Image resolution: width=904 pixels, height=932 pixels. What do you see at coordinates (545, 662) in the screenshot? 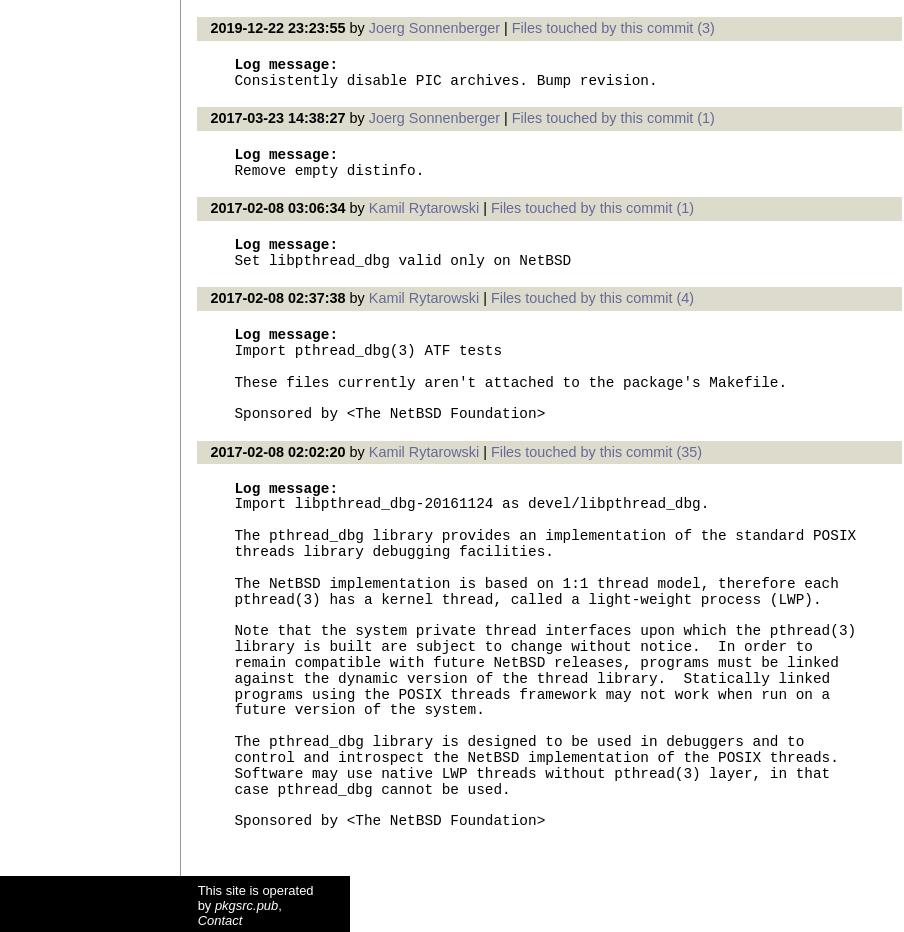
I see `'Import libpthread_dbg-20161124 as devel/libpthread_dbg.

The pthread_dbg library provides an implementation of the standard POSIX
threads library debugging facilities.

The NetBSD implementation is based on 1:1 thread model, therefore each
pthread(3) has a kernel thread, called a light-weight process (LWP).

Note that the system private thread interfaces upon which the pthread(3)
library is built are subject to change without notice.  In order to
remain compatible with future NetBSD releases, programs must be linked
against the dynamic version of the thread library.  Statically linked
programs using the POSIX threads framework may not work when run on a
future version of the system.

The pthread_dbg library is designed to be used in debuggers and to
control and introspect the NetBSD implementation of the POSIX threads.
Software may use native LWP threads without pthread(3) layer, in that
case pthread_dbg cannot be used.

Sponsored by <The NetBSD Foundation>'` at bounding box center [545, 662].